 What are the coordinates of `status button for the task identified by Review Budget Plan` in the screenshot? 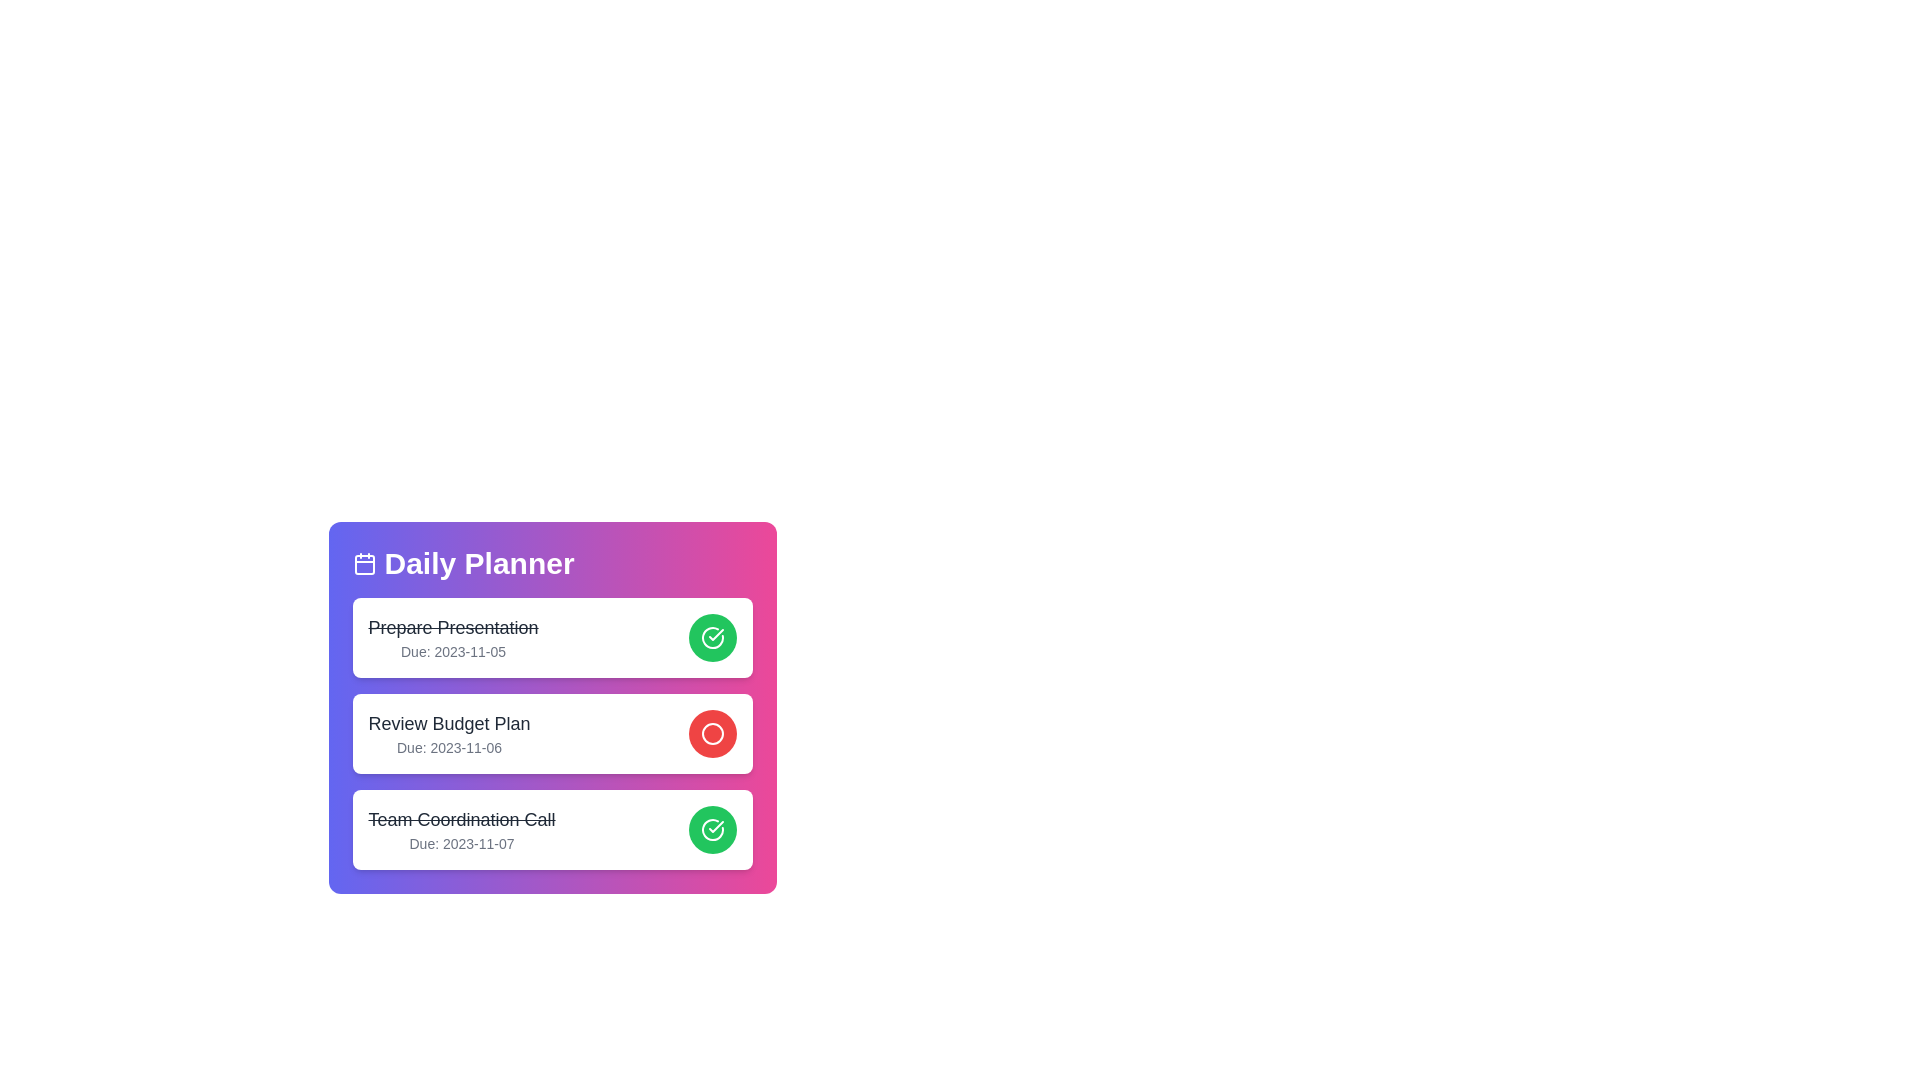 It's located at (712, 733).